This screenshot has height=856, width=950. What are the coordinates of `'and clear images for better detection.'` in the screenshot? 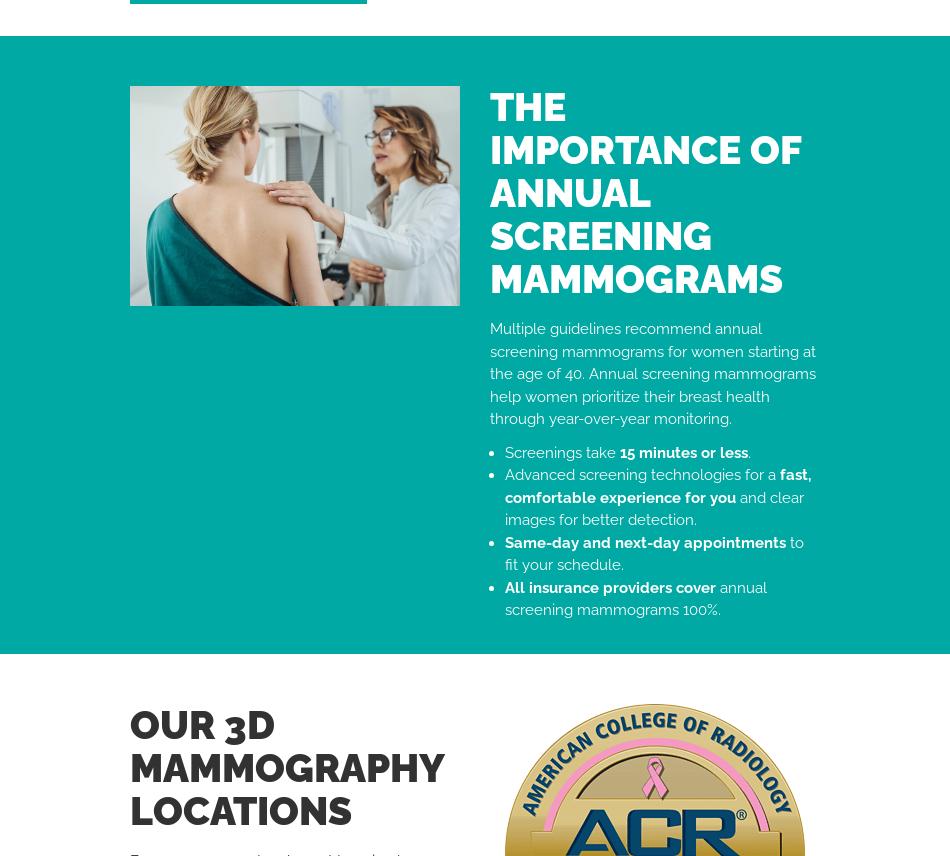 It's located at (654, 508).